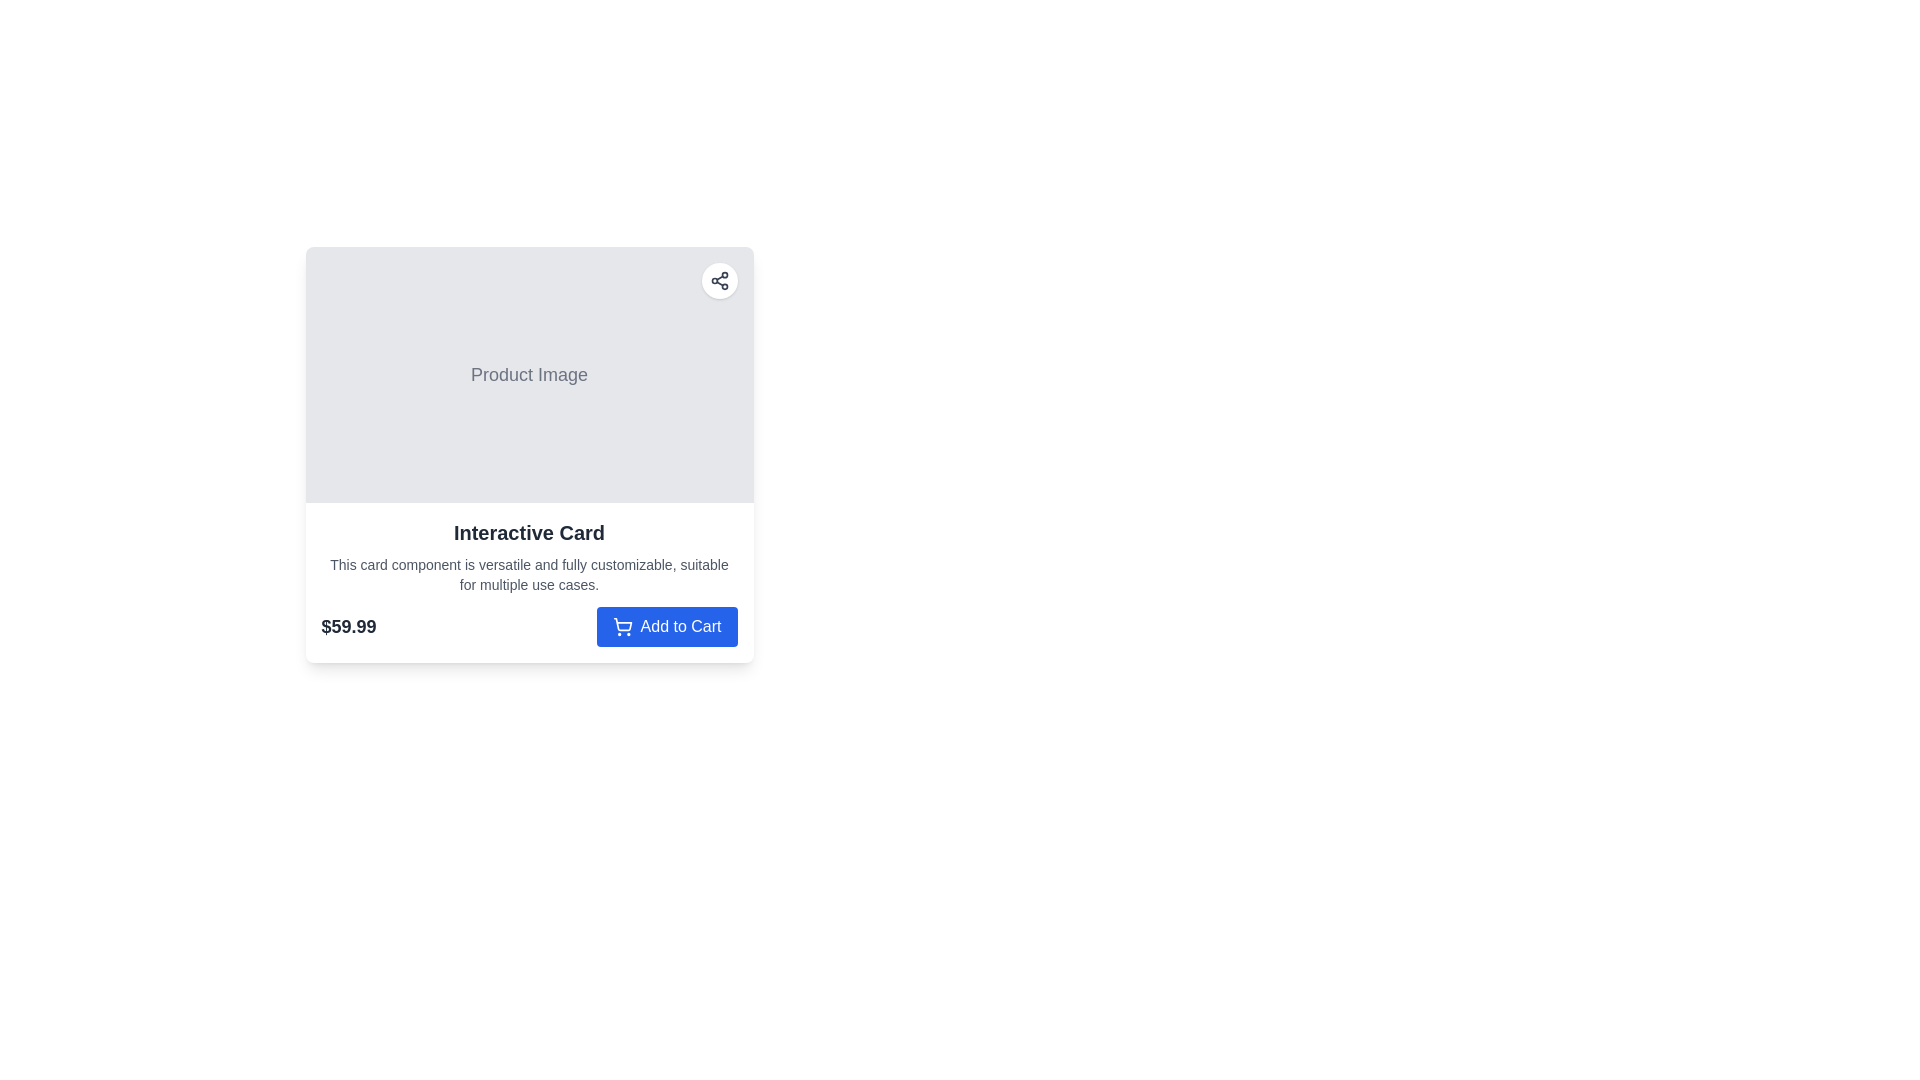  Describe the element at coordinates (349, 626) in the screenshot. I see `the Static Text Display that shows the price '$59.99', which is positioned prominently to the left of the 'Add to Cart' button` at that location.